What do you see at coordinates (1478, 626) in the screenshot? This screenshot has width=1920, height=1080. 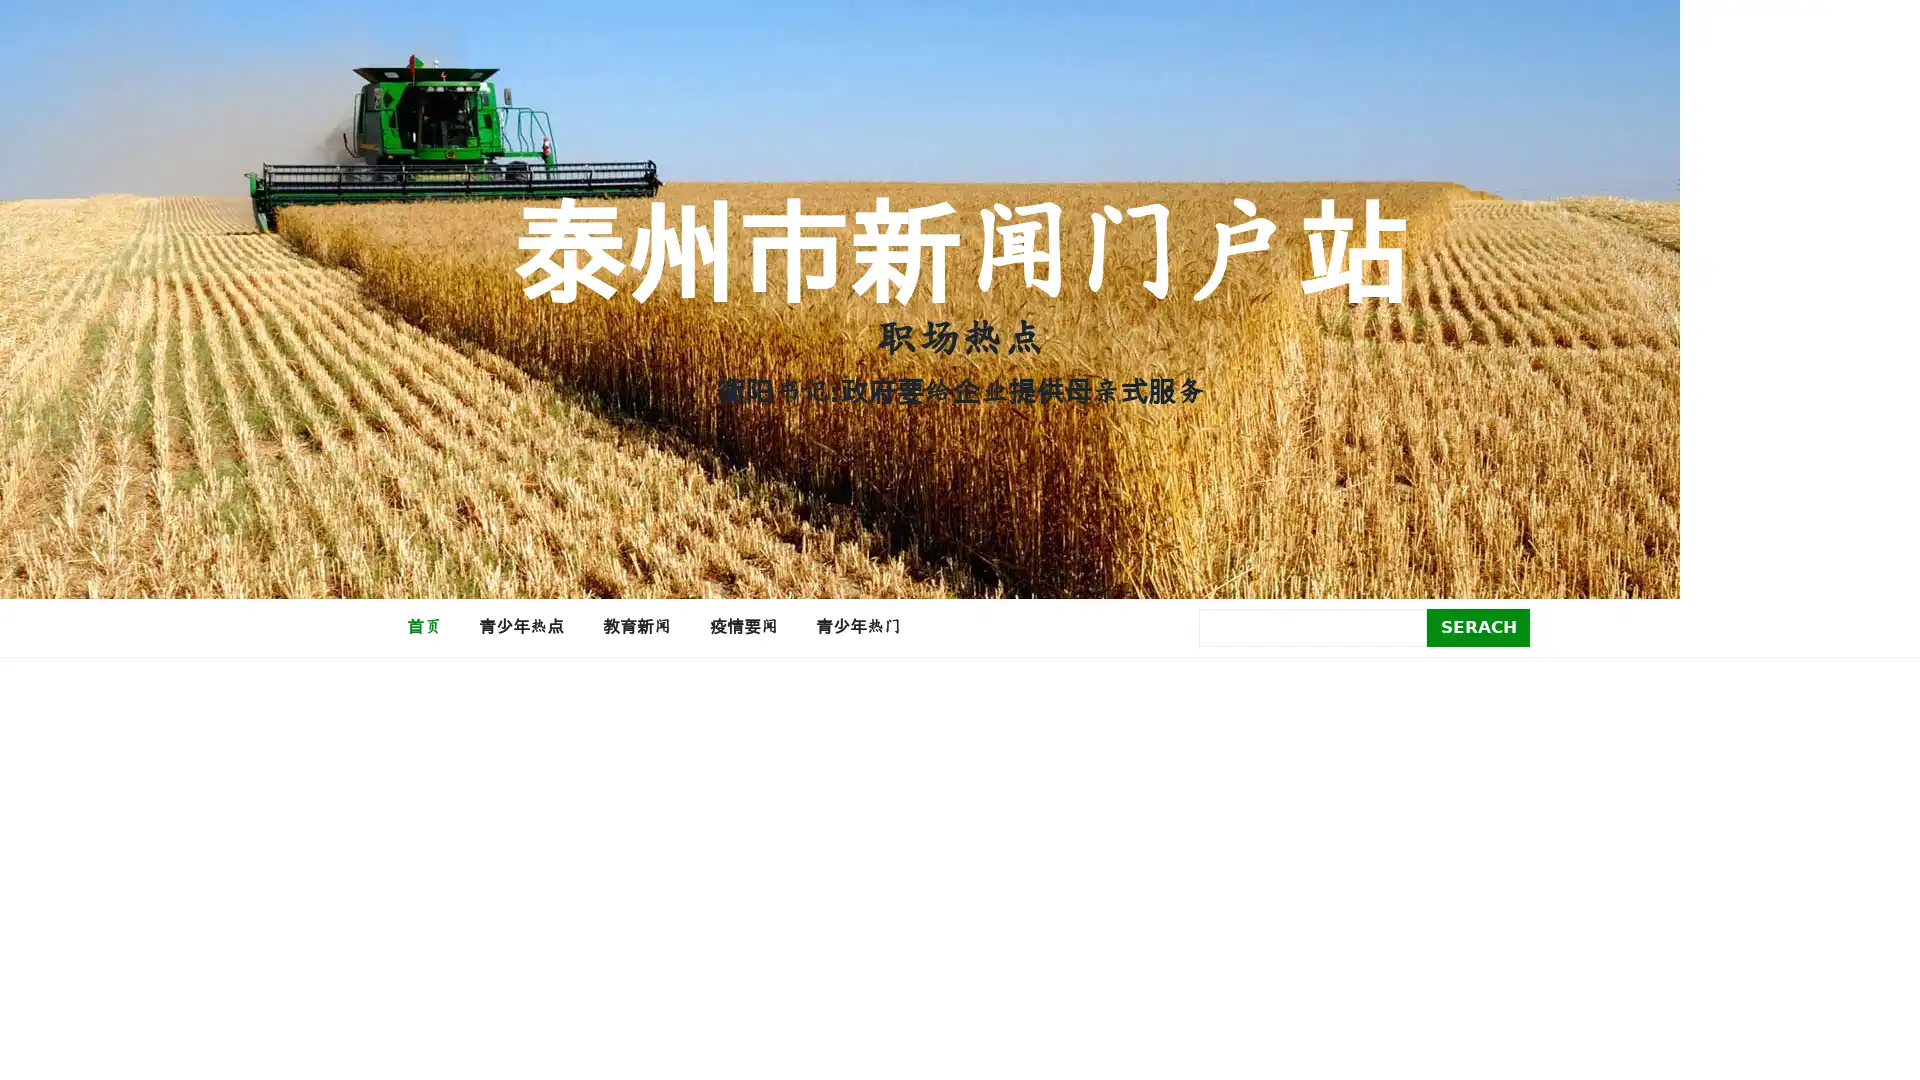 I see `serach` at bounding box center [1478, 626].